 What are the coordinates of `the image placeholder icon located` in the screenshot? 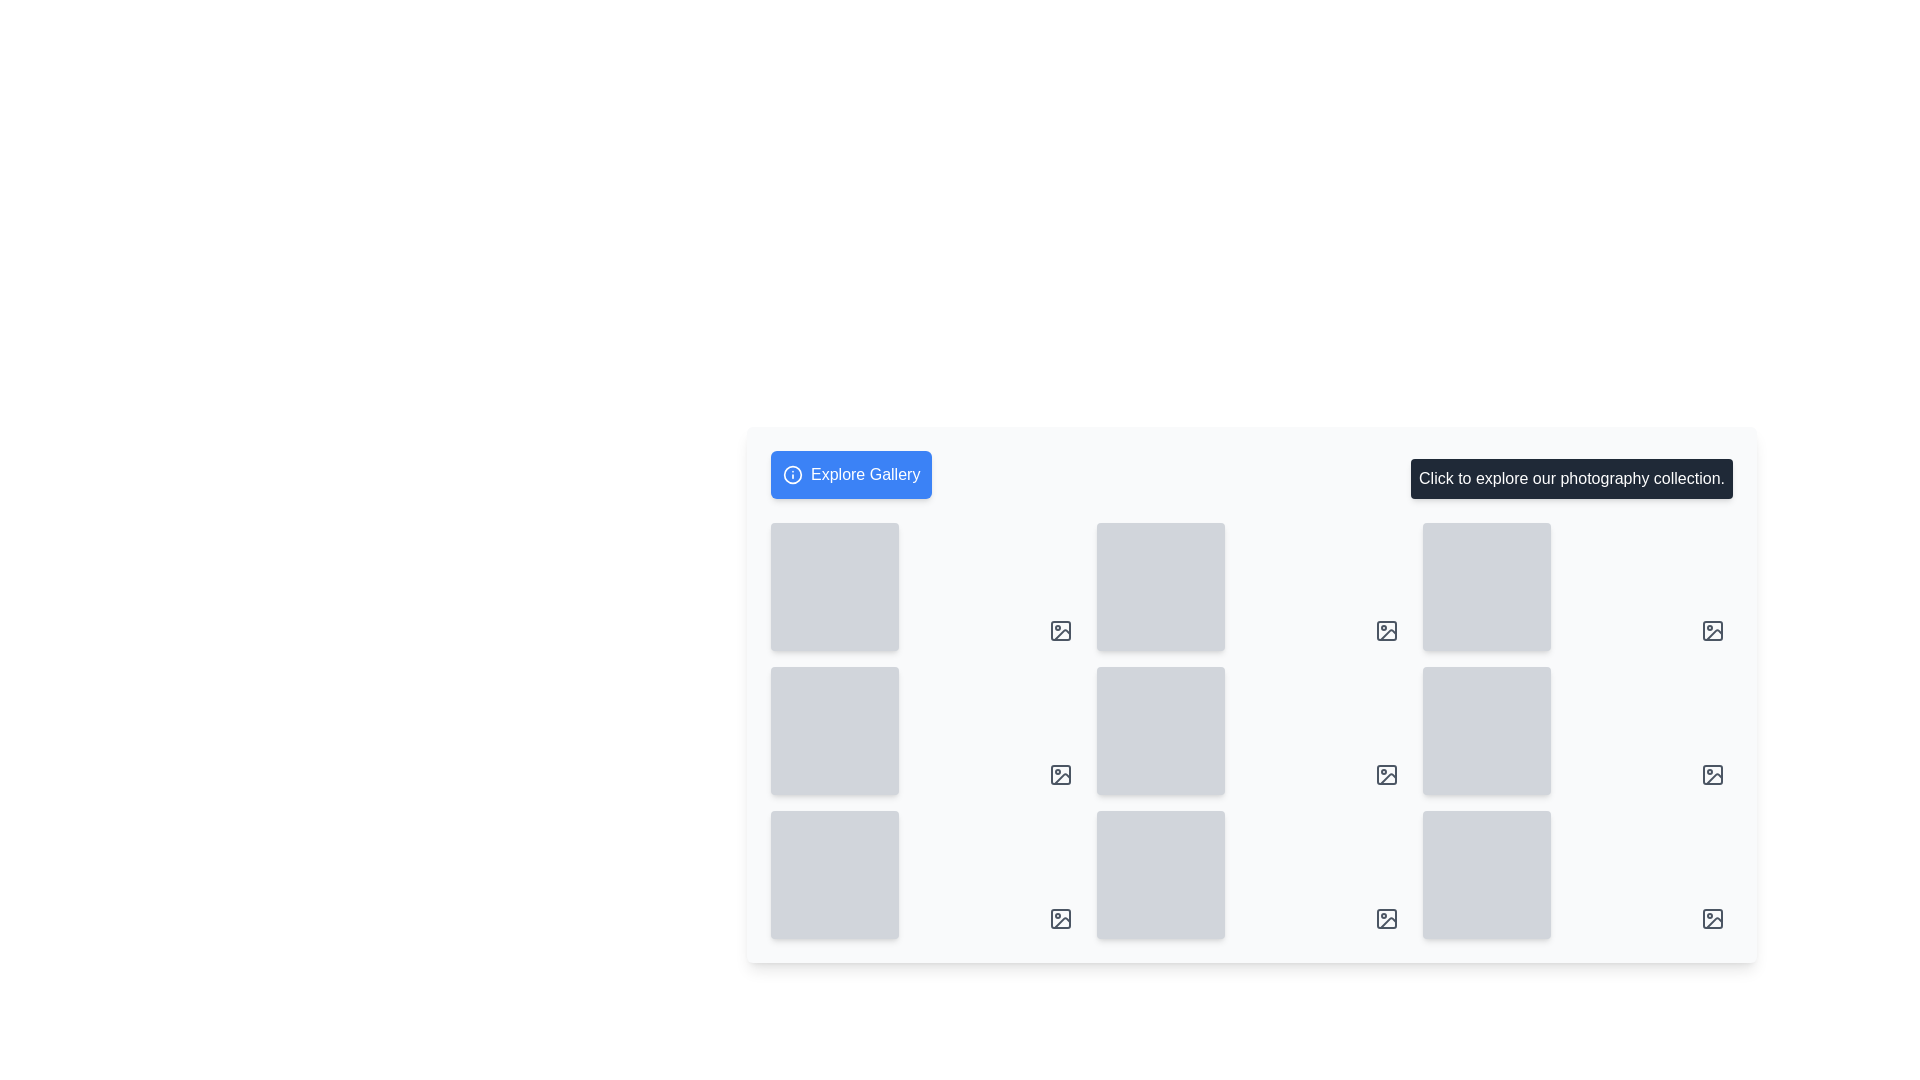 It's located at (1059, 631).